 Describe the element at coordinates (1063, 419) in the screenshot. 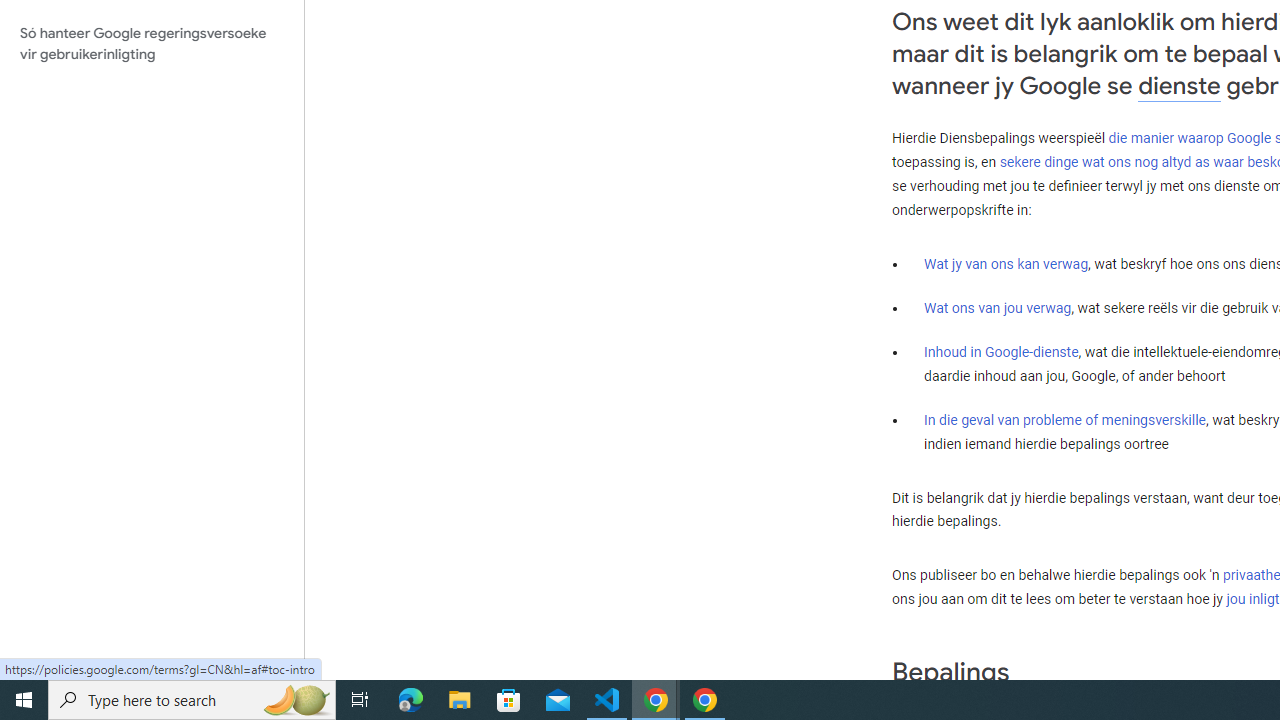

I see `'In die geval van probleme of meningsverskille'` at that location.